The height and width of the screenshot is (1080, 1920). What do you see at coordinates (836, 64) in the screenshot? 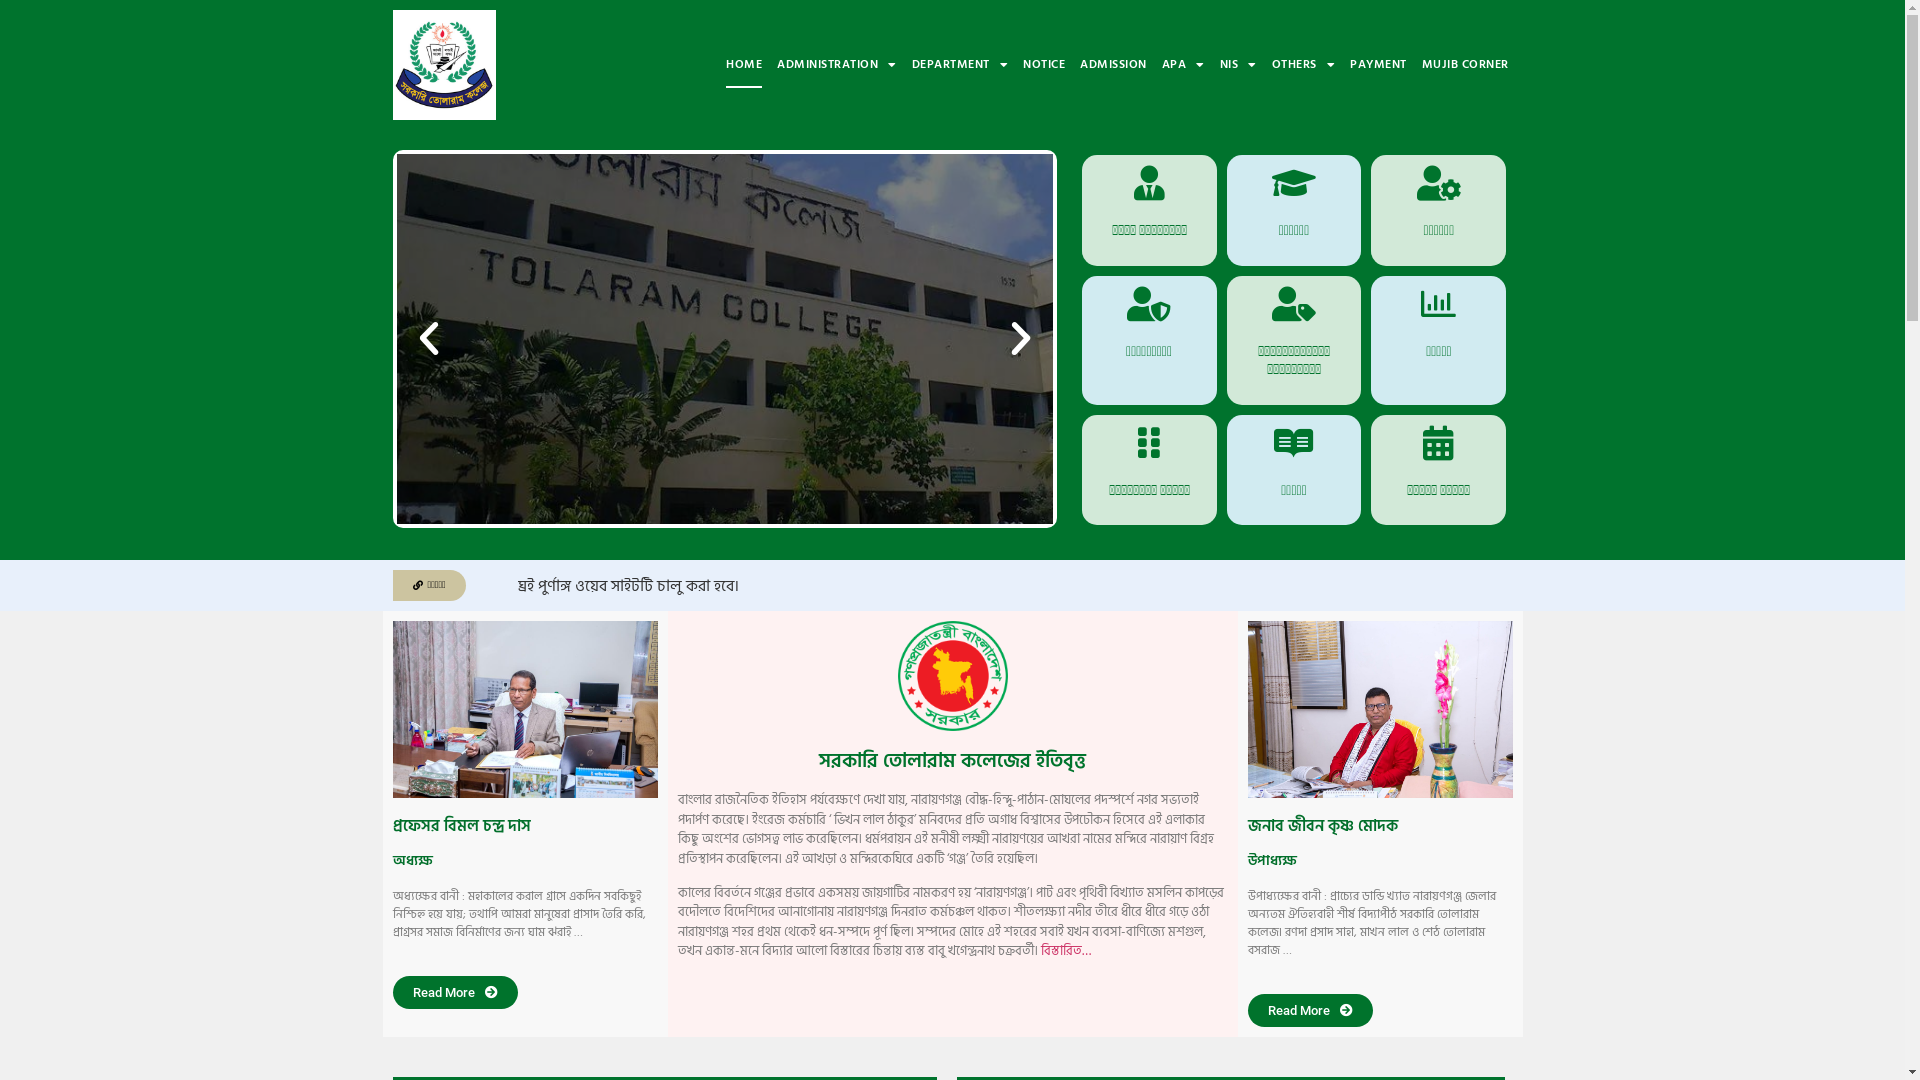
I see `'ADMINISTRATION'` at bounding box center [836, 64].